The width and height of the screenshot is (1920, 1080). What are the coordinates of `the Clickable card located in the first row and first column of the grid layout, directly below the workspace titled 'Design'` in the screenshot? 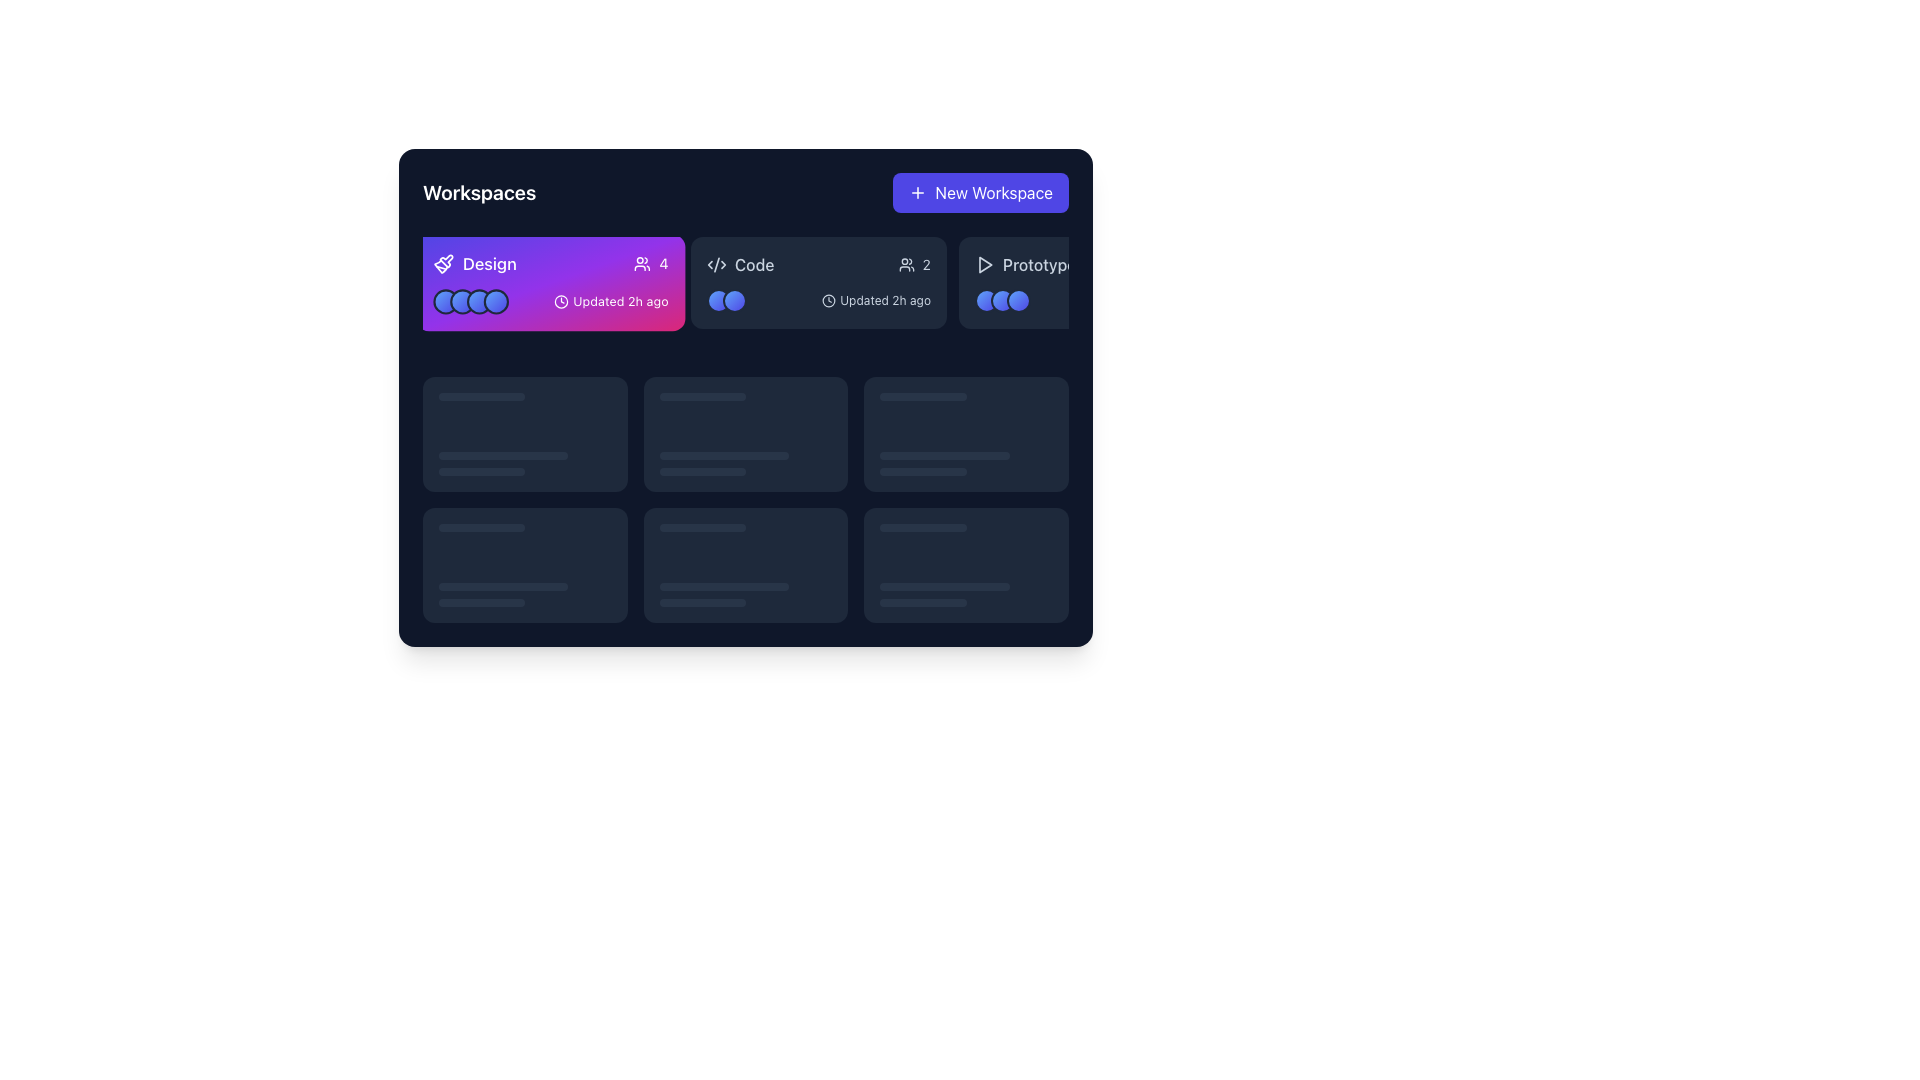 It's located at (525, 433).